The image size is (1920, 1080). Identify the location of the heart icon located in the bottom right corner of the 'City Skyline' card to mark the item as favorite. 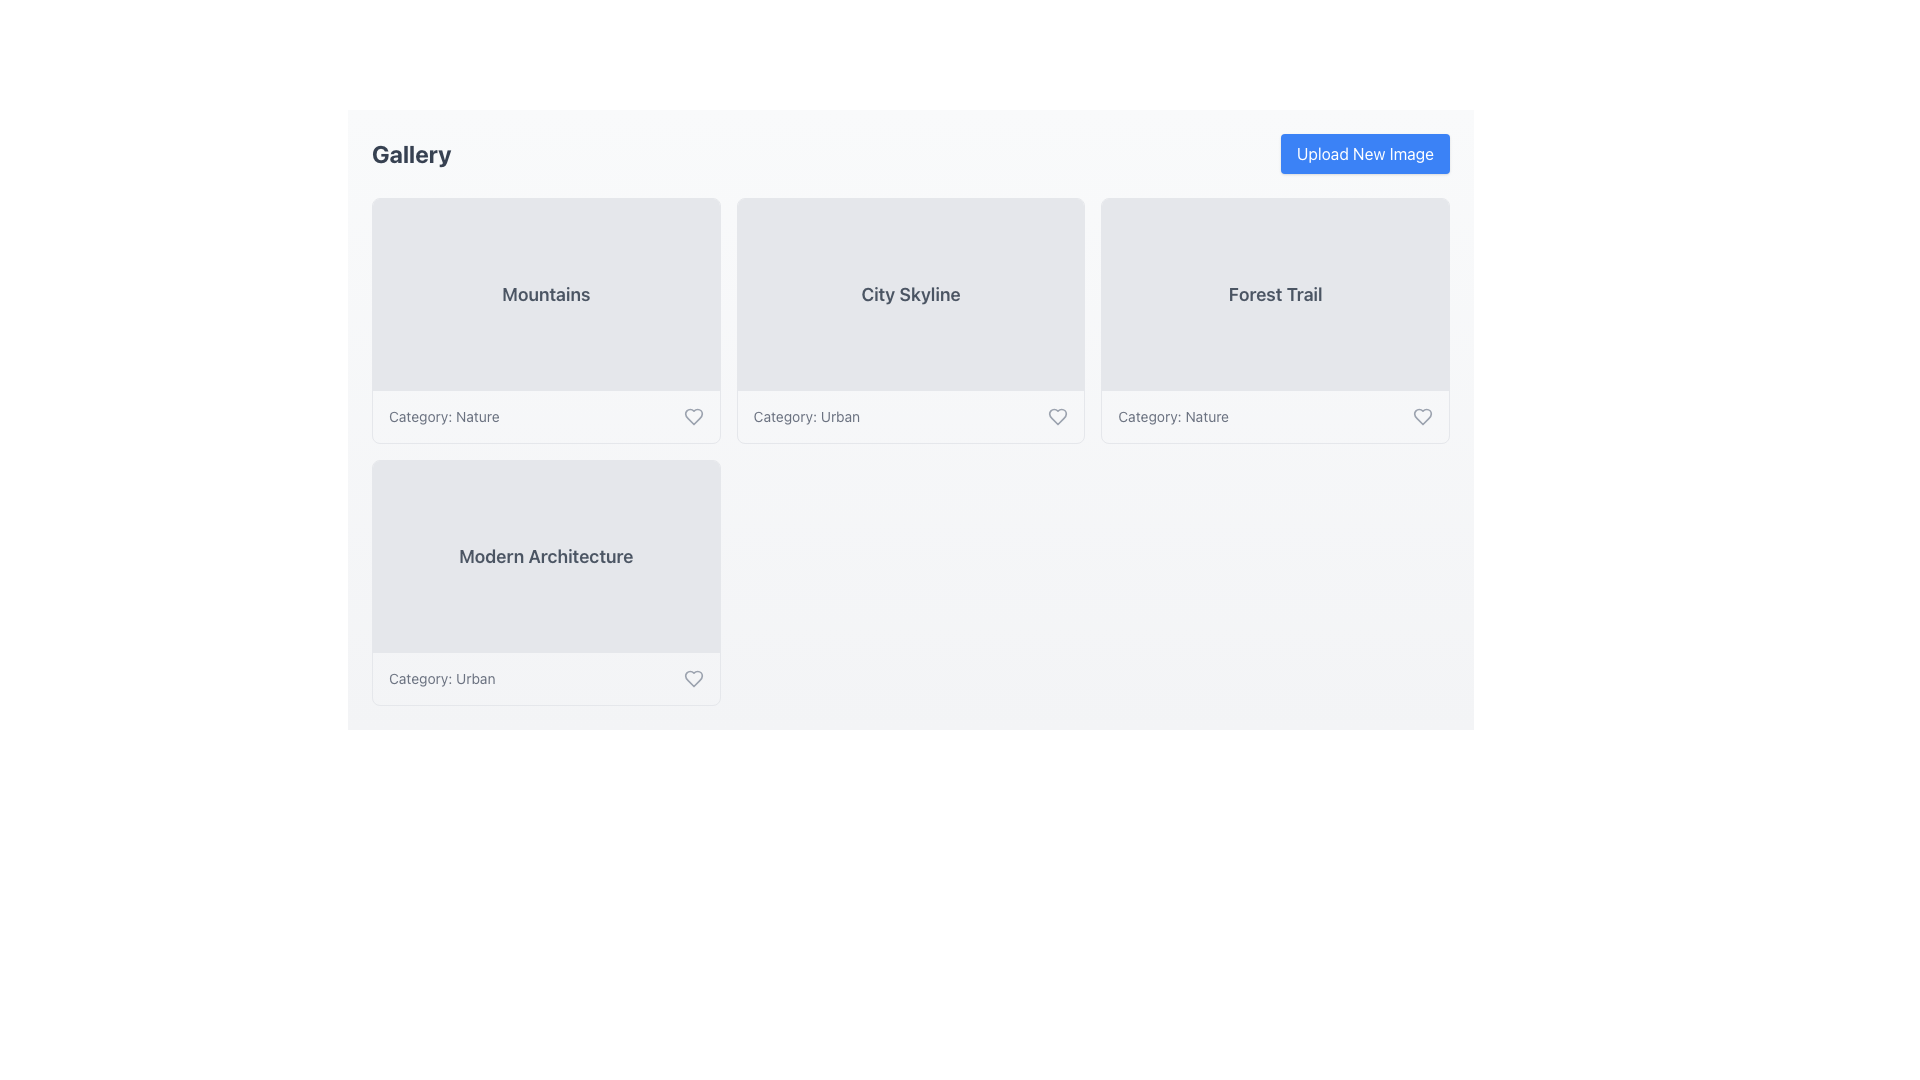
(1056, 415).